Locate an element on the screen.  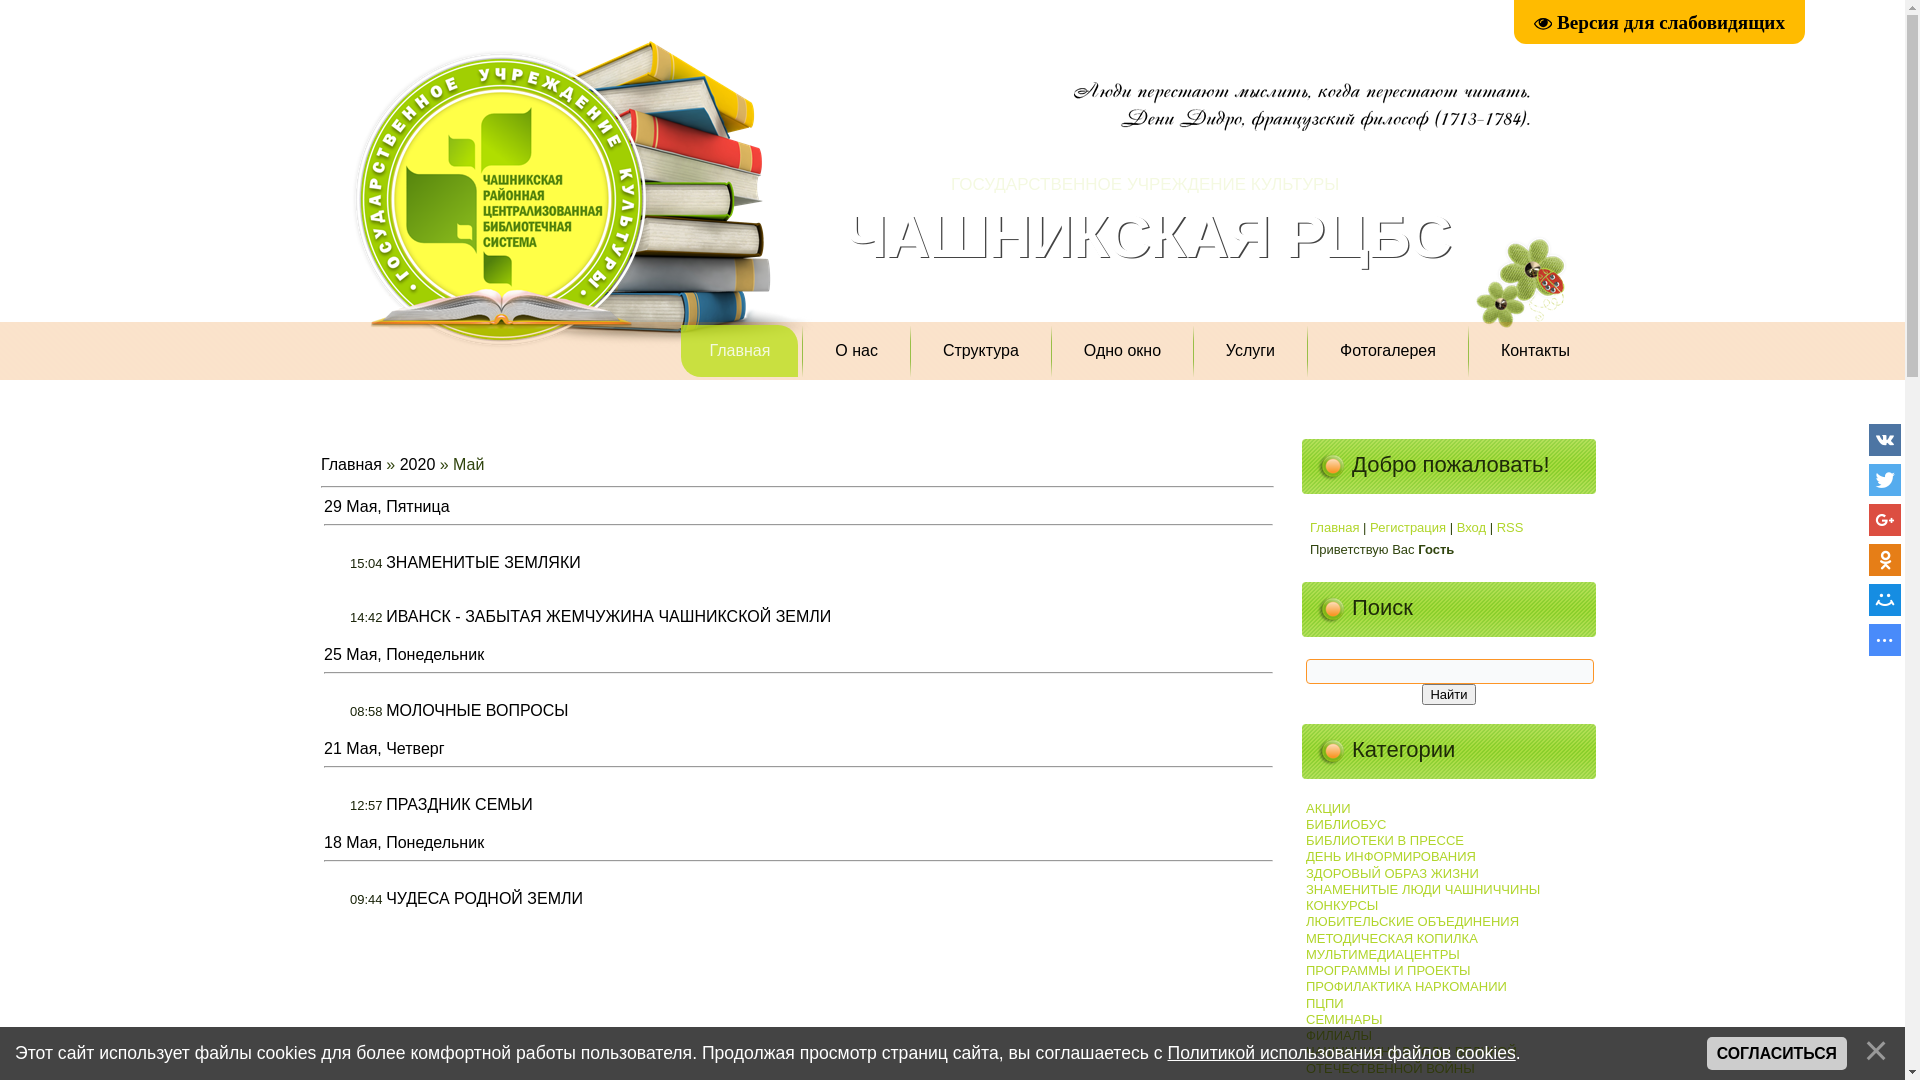
'RSS' is located at coordinates (1510, 526).